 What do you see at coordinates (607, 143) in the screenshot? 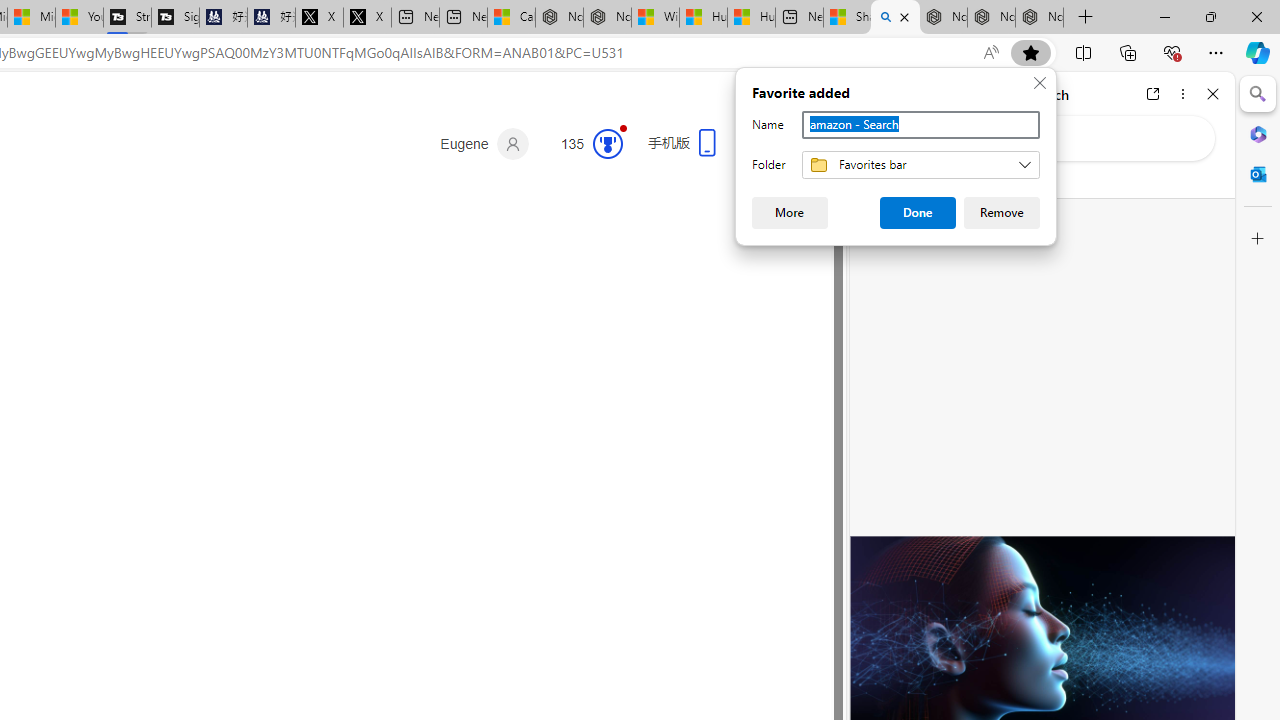
I see `'Class: medal-svg-animation'` at bounding box center [607, 143].